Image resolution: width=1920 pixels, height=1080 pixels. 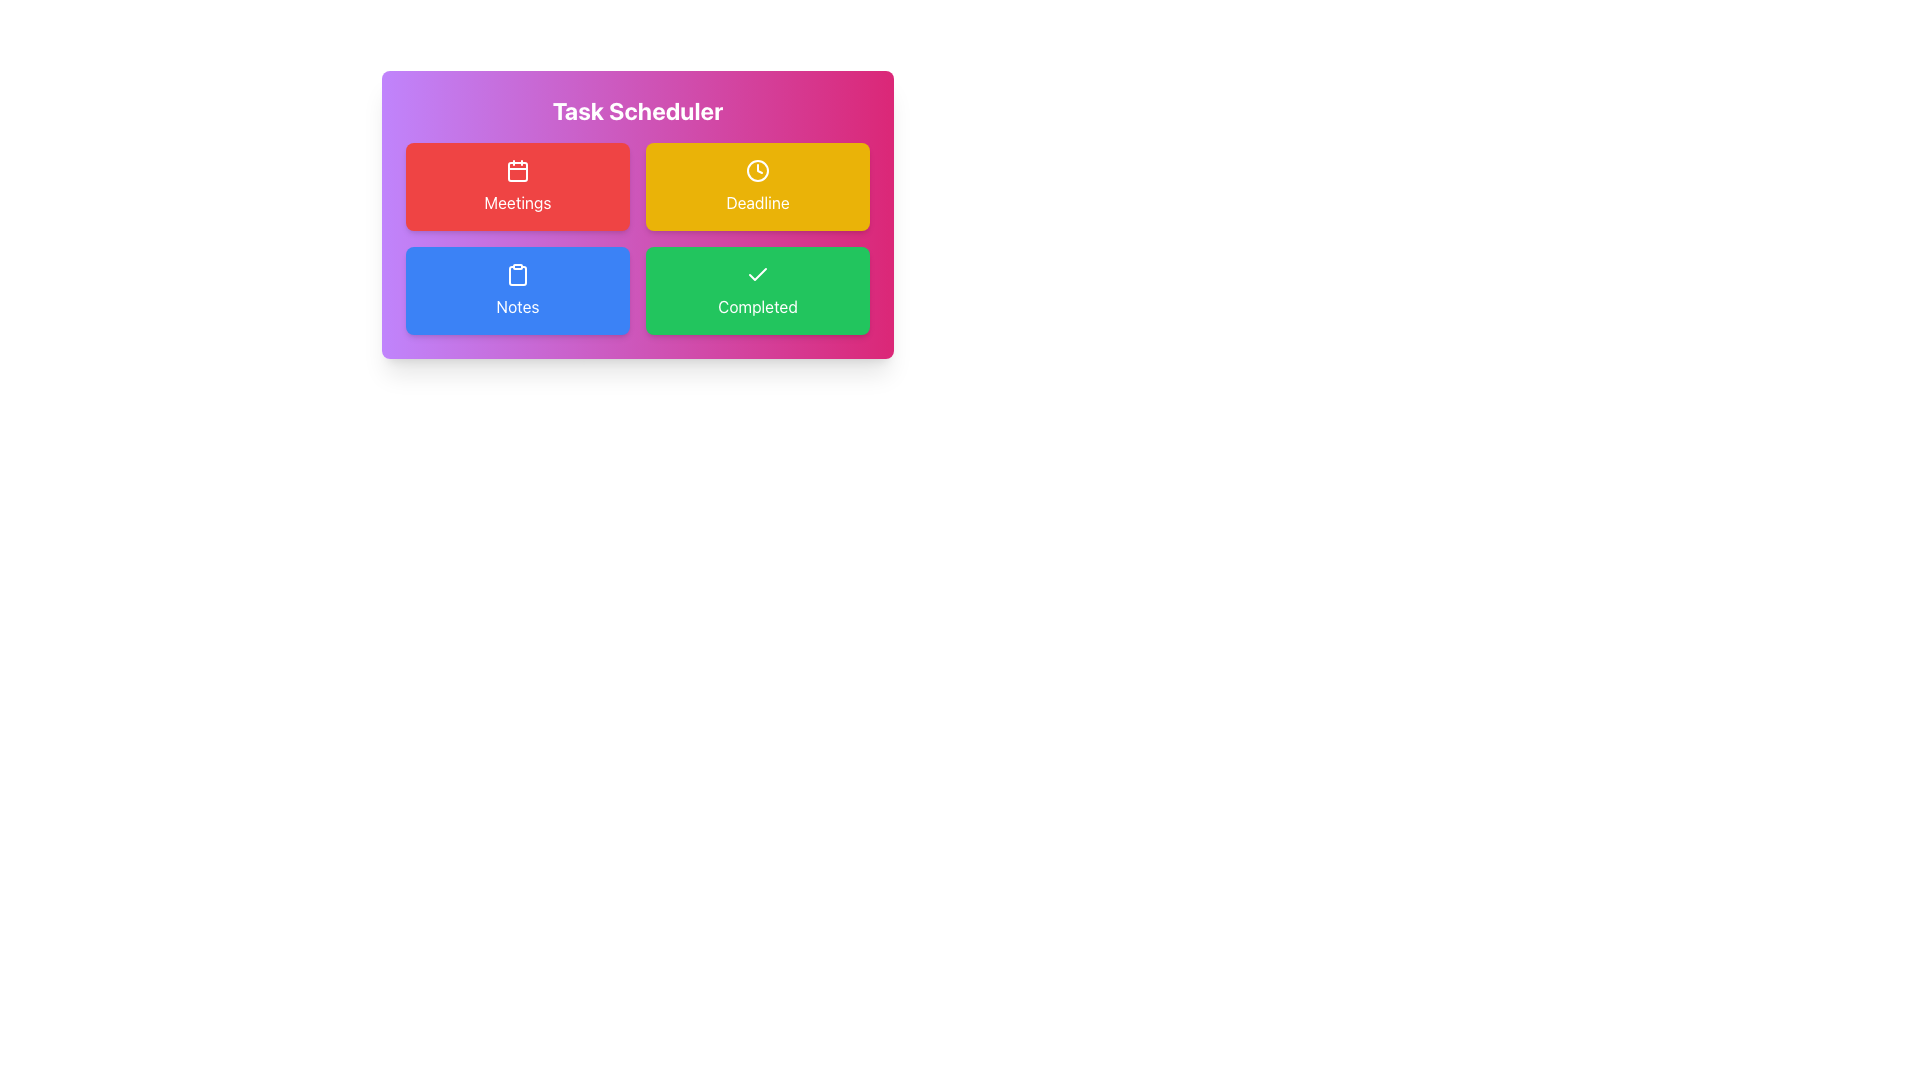 I want to click on the 'Notes' button located in the bottom-left quadrant of the Task Scheduler grid, so click(x=518, y=290).